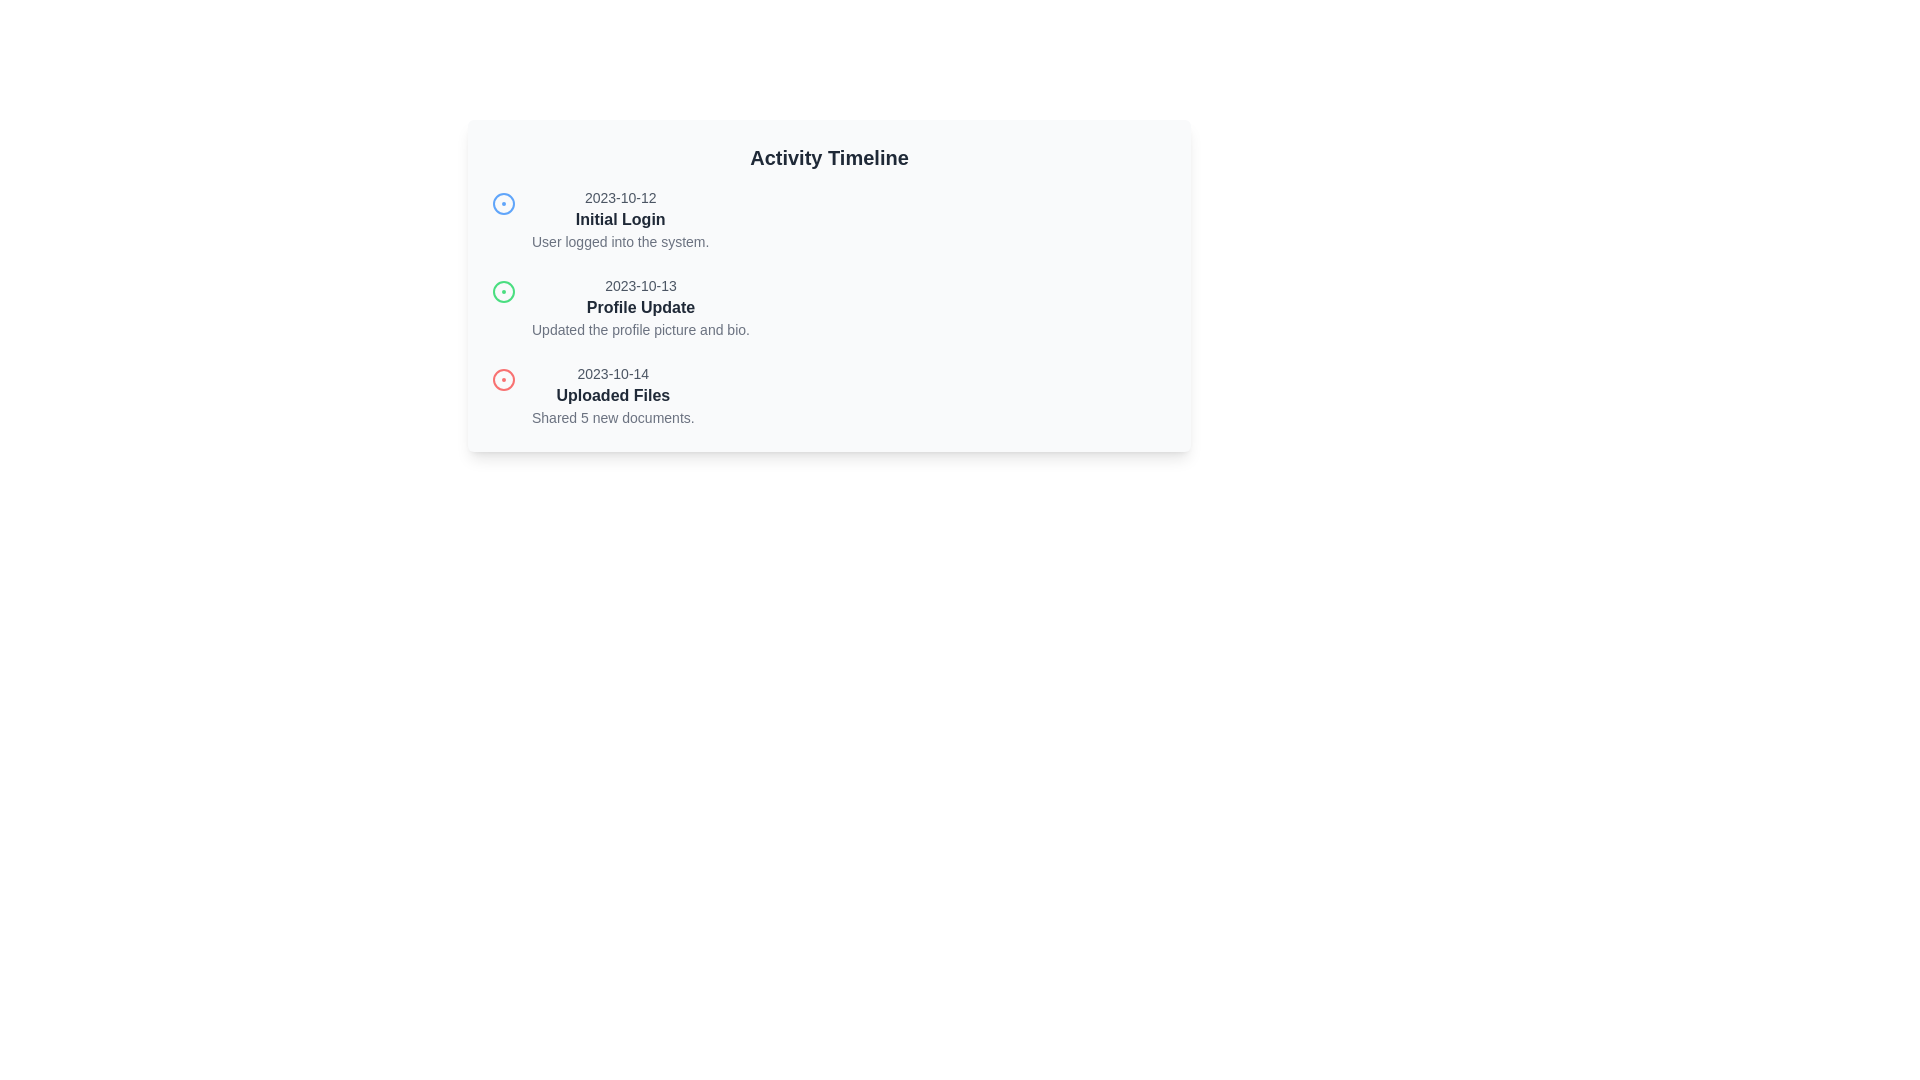 The width and height of the screenshot is (1920, 1080). What do you see at coordinates (640, 329) in the screenshot?
I see `the small gray text label that reads 'Updated the profile picture and bio.' located beneath the 'Profile Update' header in the activity logs section` at bounding box center [640, 329].